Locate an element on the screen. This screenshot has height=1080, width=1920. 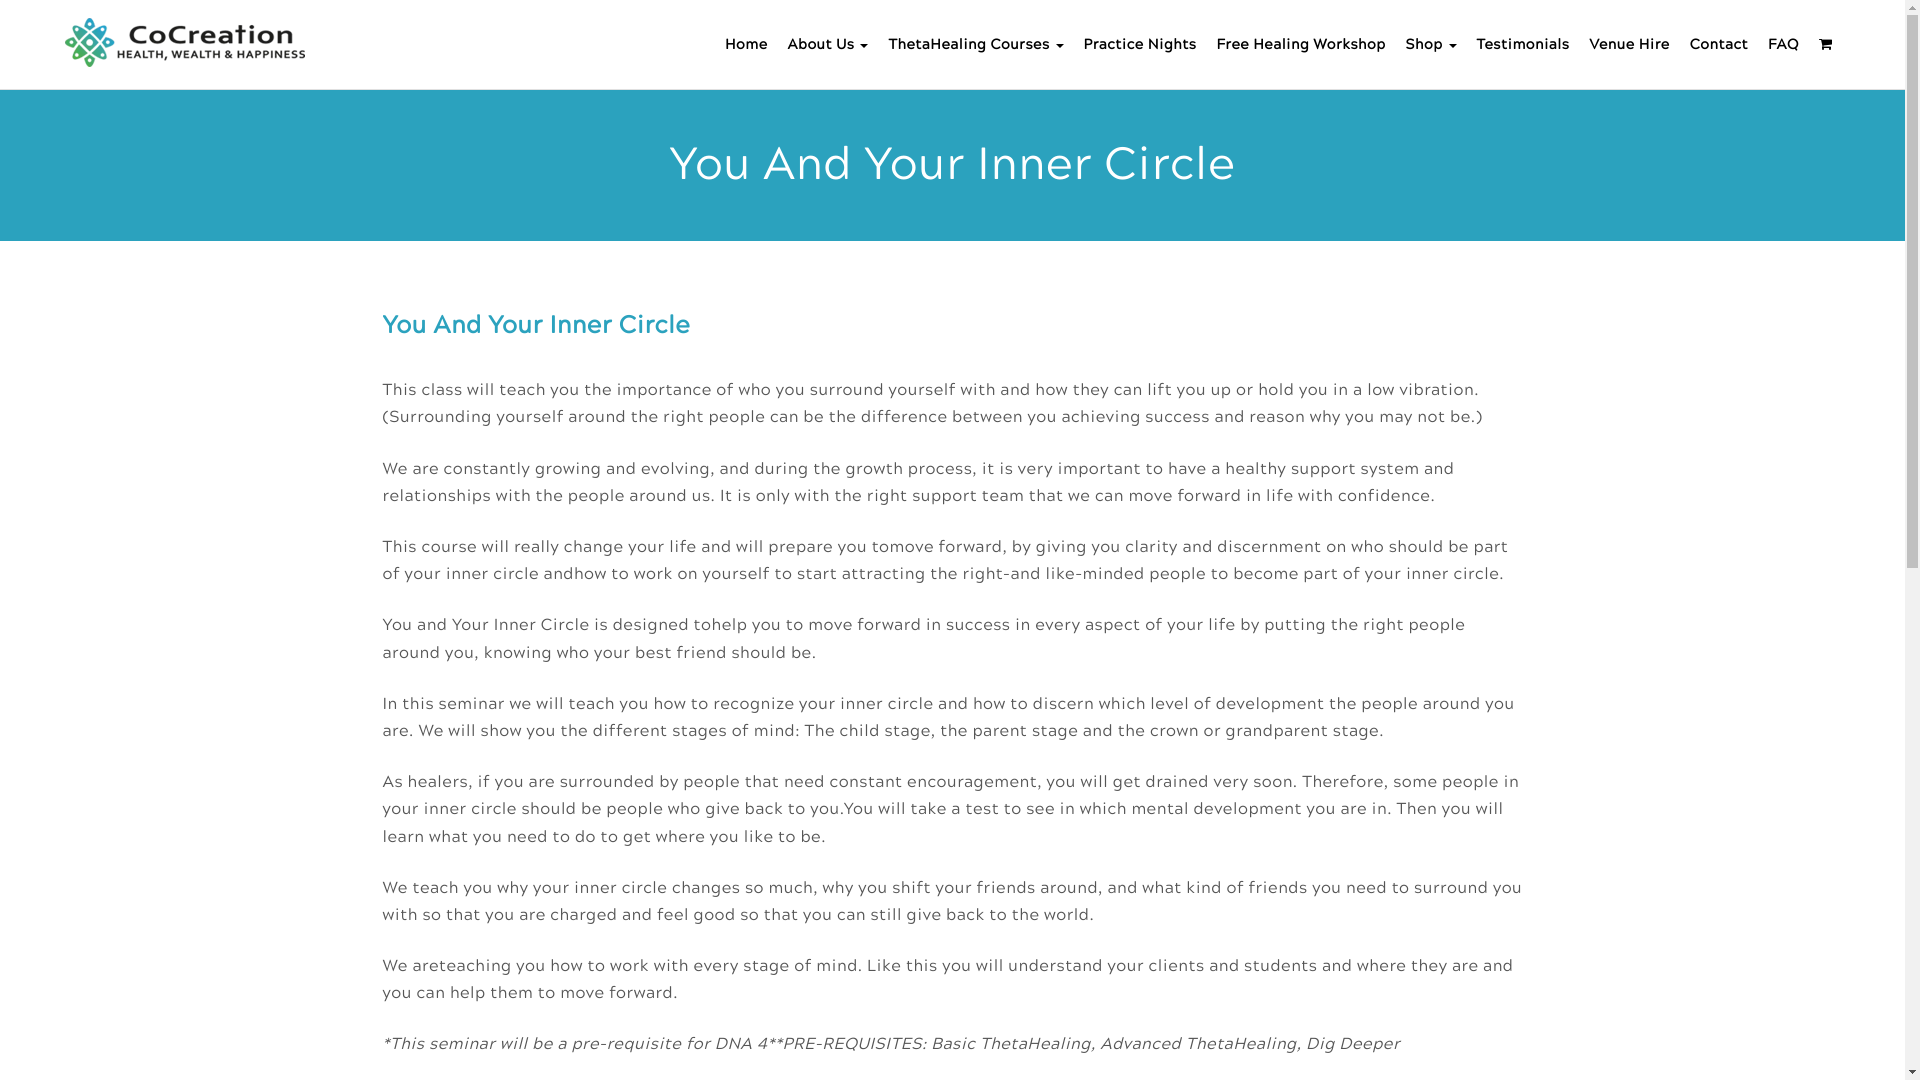
'Contact' is located at coordinates (1717, 42).